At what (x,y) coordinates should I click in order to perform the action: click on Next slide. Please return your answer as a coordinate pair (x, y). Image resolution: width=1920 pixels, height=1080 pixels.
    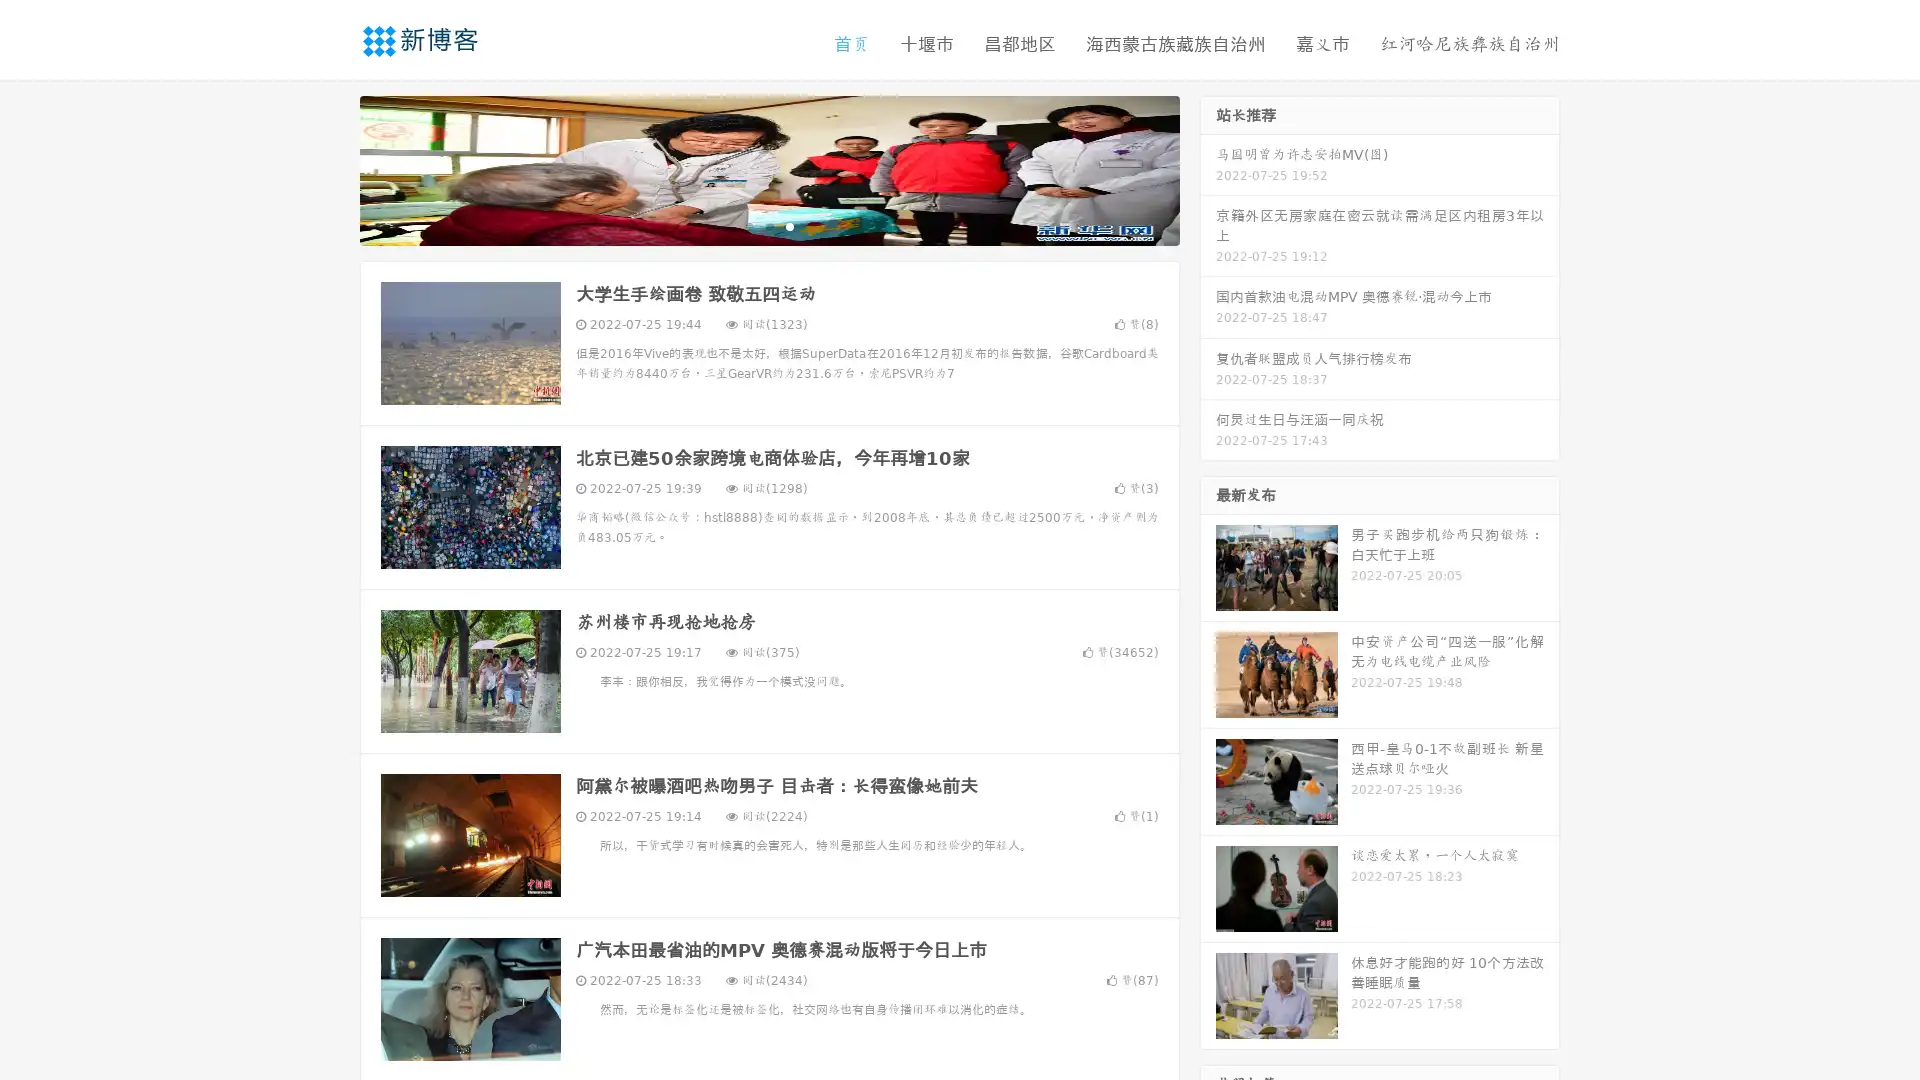
    Looking at the image, I should click on (1208, 168).